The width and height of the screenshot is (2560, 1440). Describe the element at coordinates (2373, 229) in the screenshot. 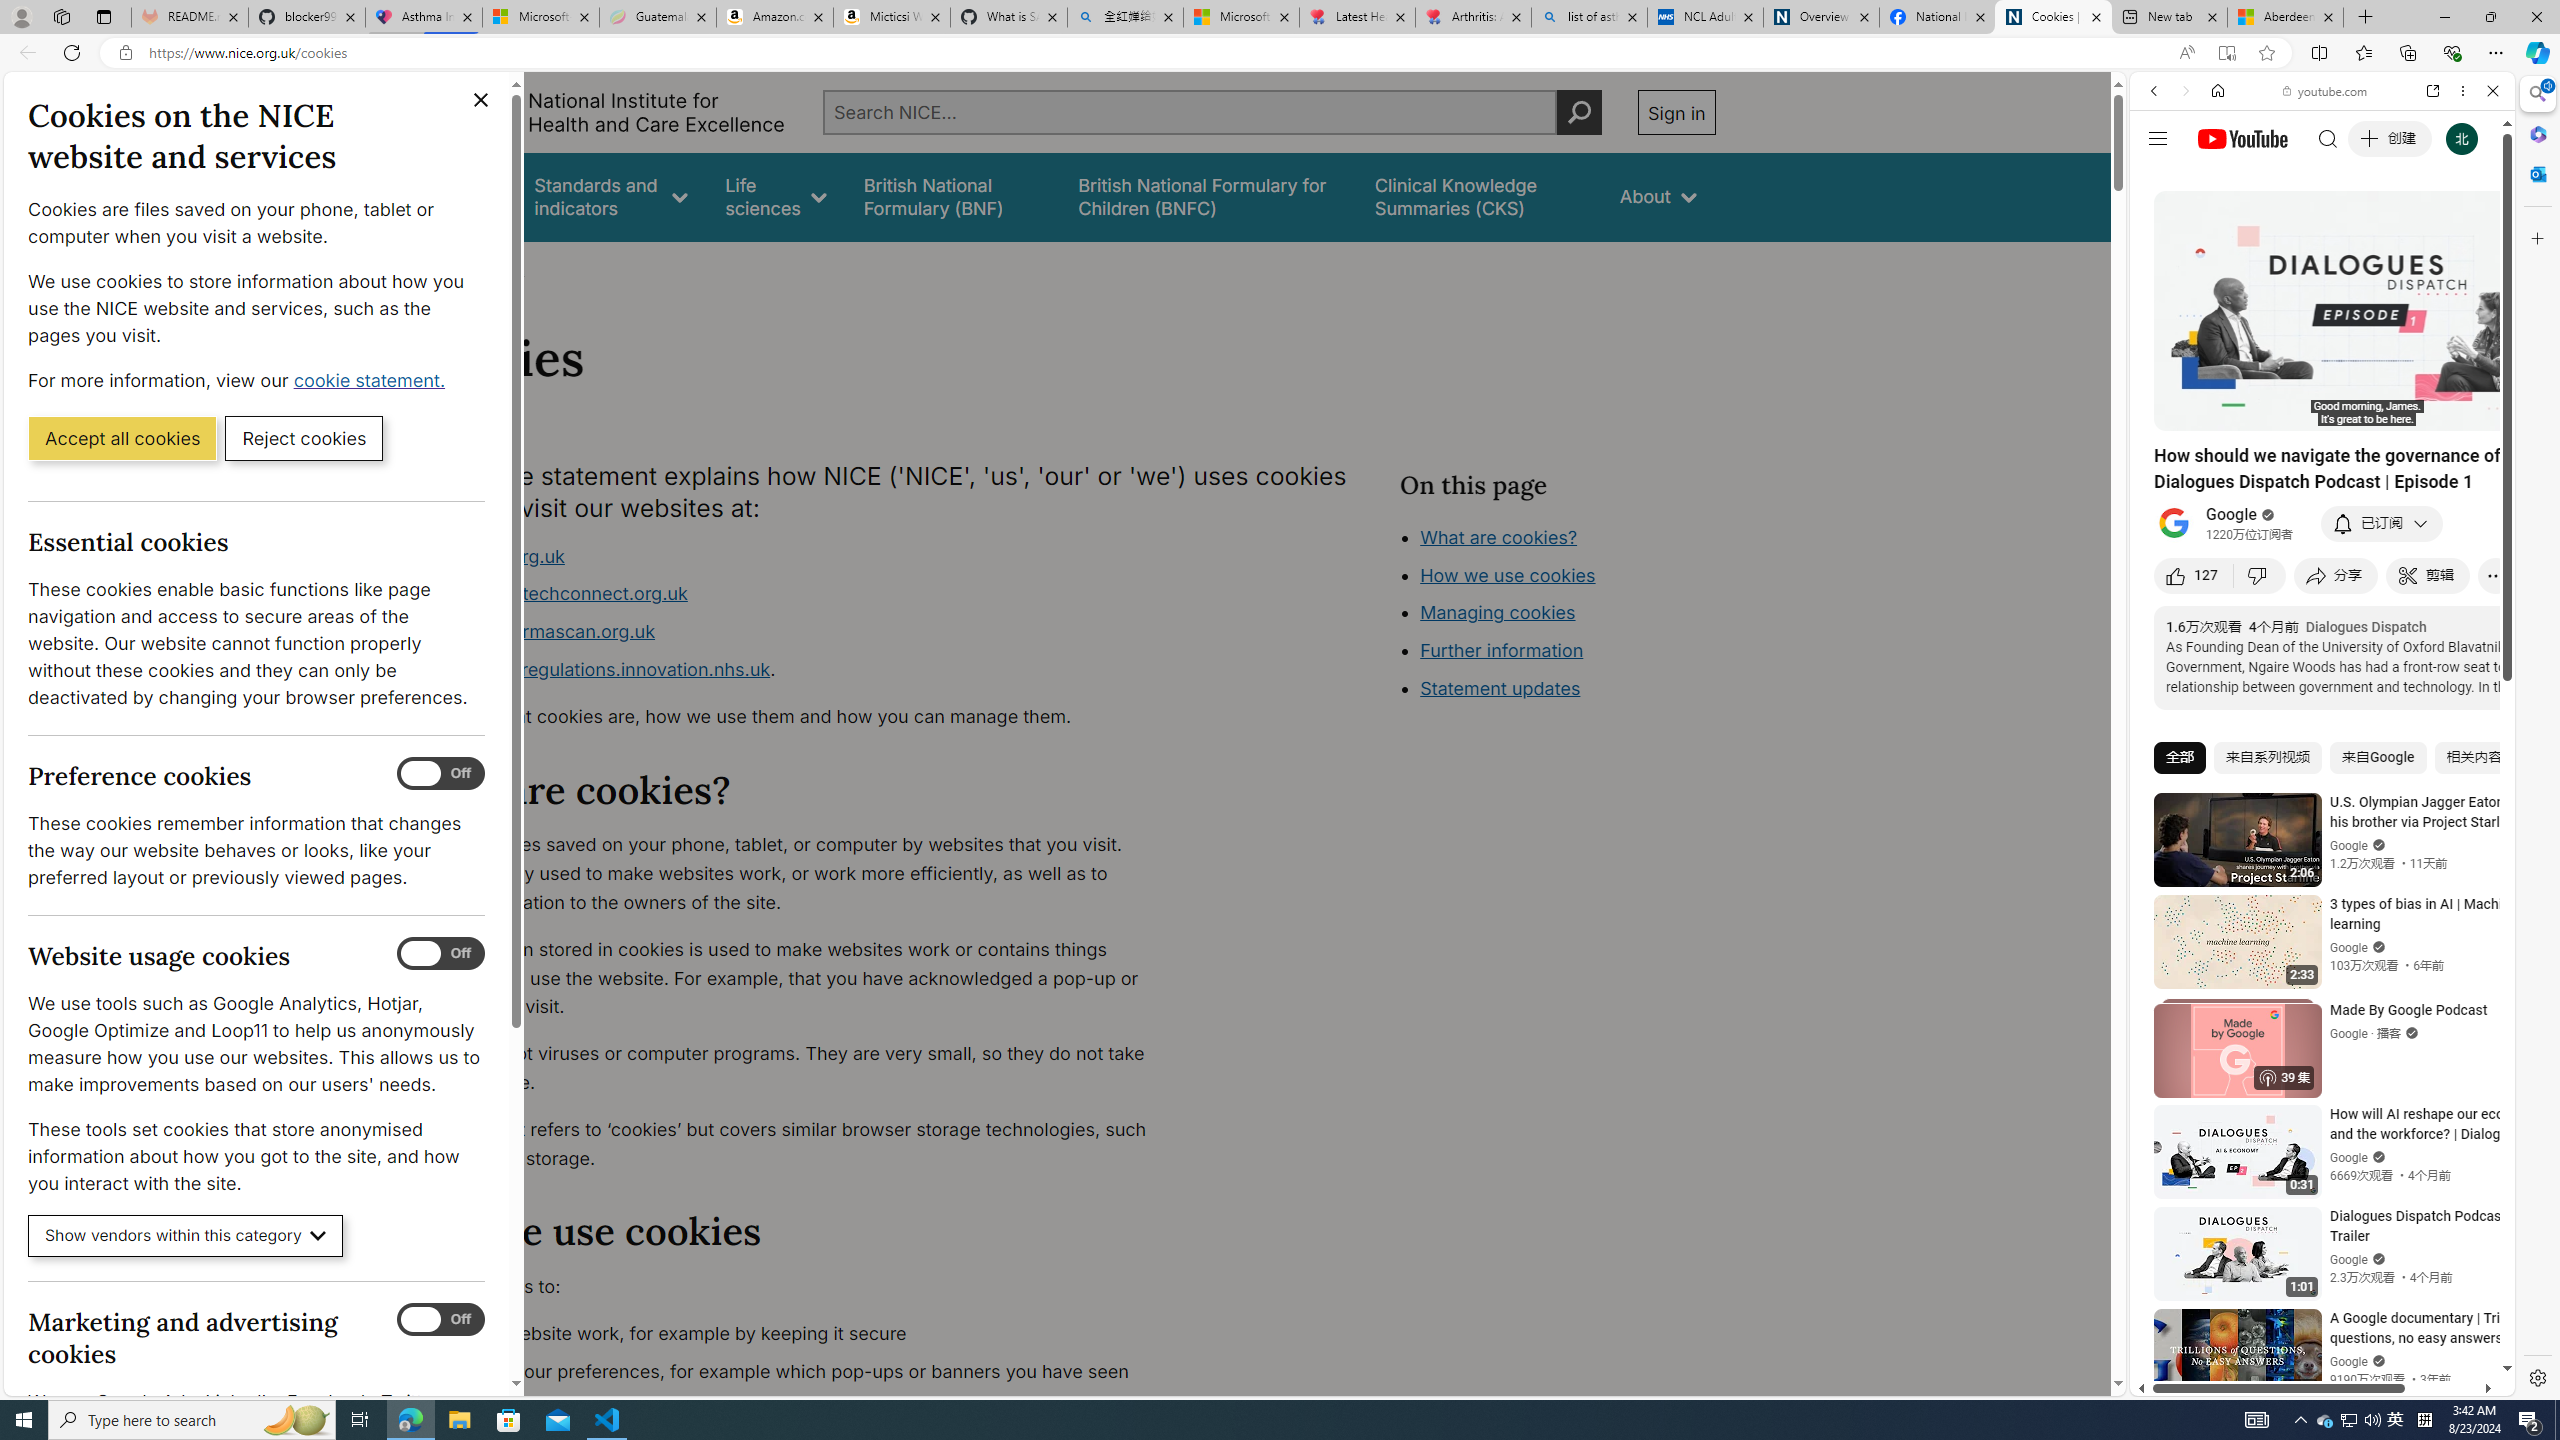

I see `'SEARCH TOOLS'` at that location.